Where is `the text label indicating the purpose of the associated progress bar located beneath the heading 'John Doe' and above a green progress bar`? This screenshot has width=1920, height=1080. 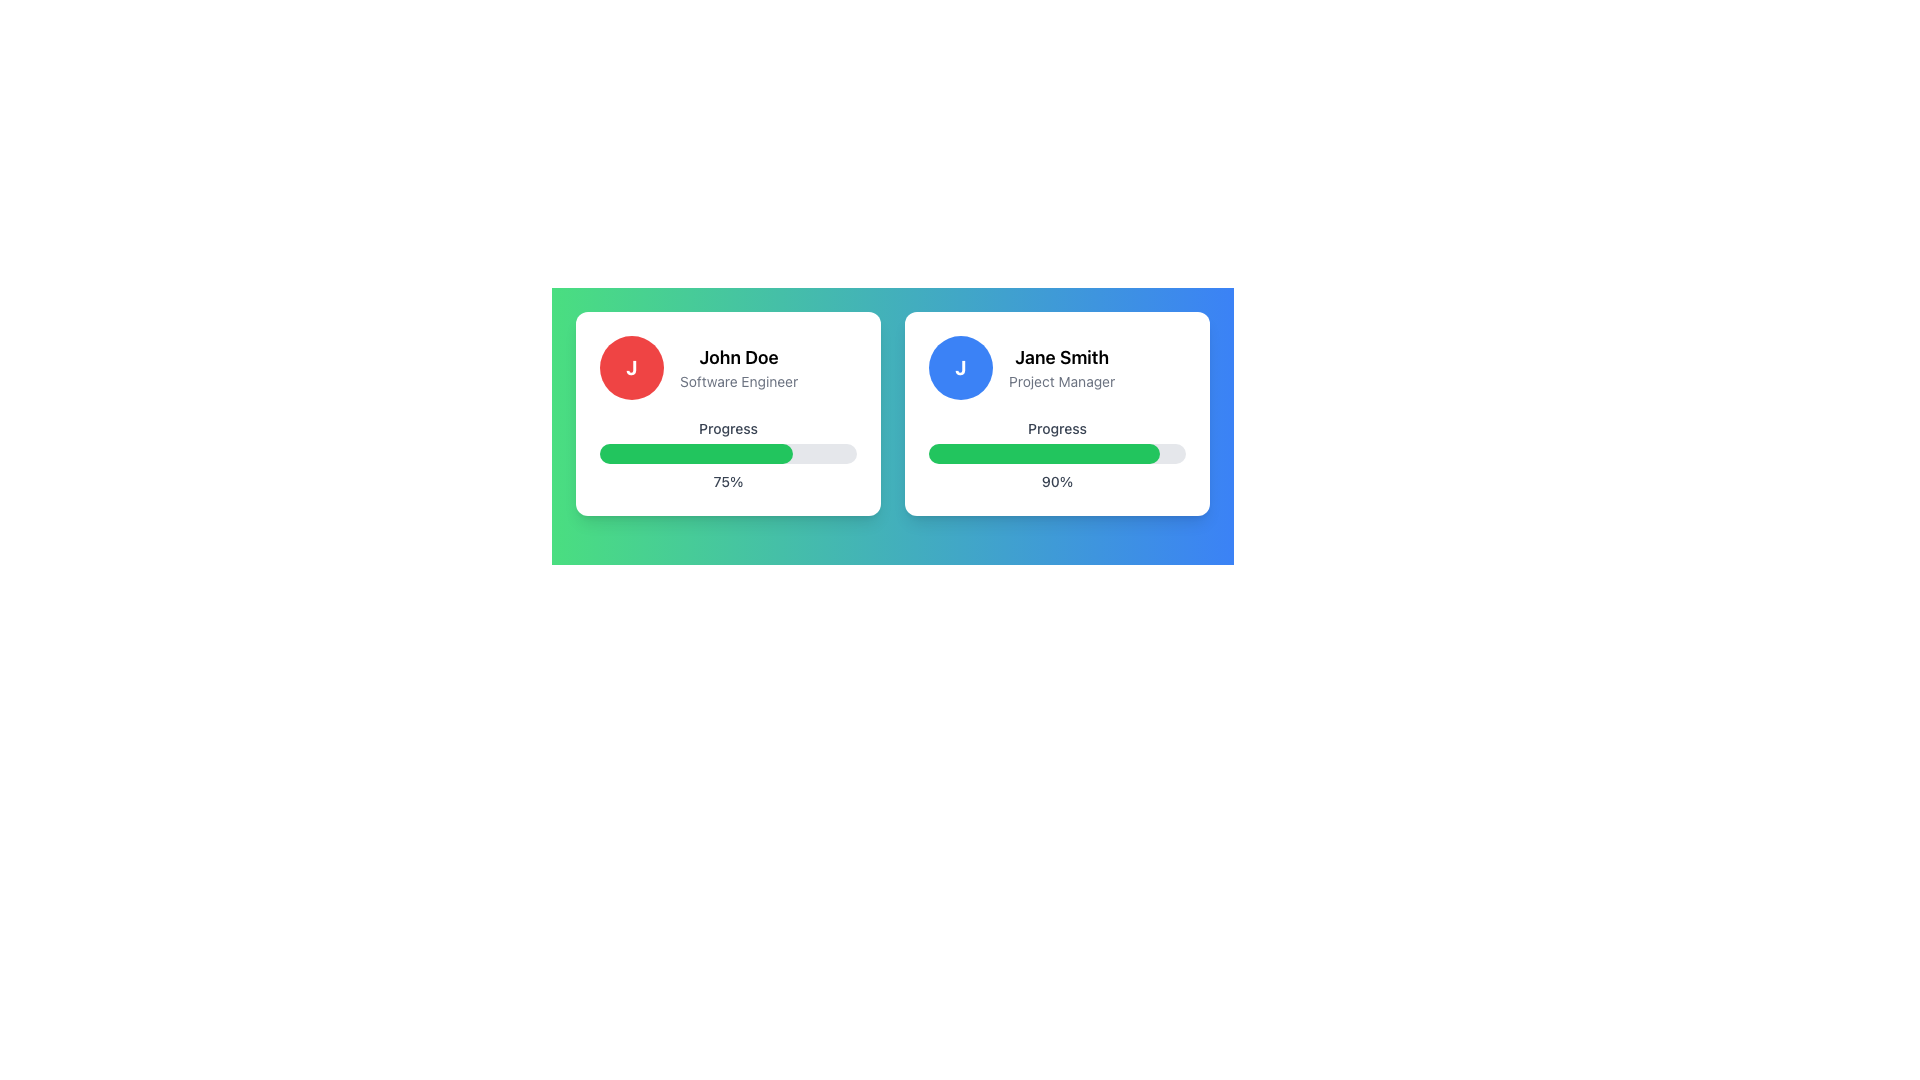 the text label indicating the purpose of the associated progress bar located beneath the heading 'John Doe' and above a green progress bar is located at coordinates (727, 427).